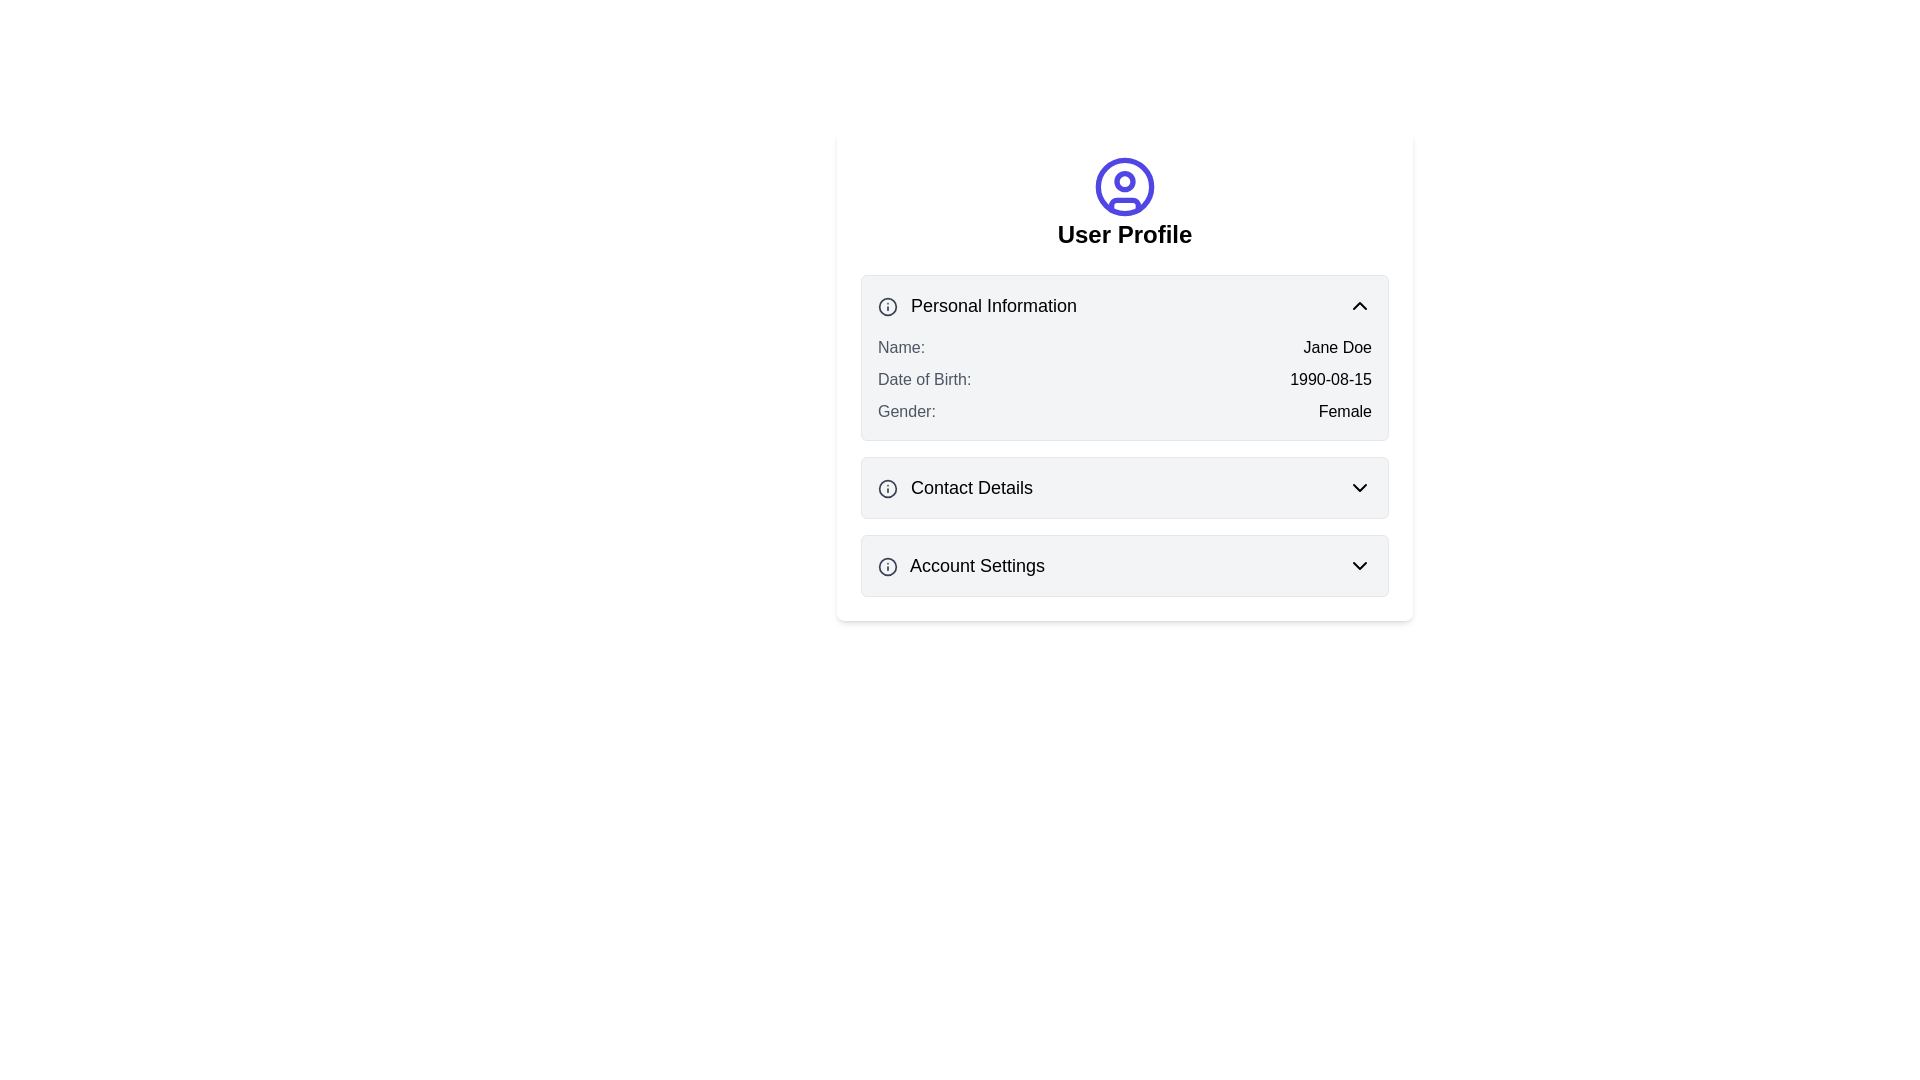 The height and width of the screenshot is (1080, 1920). What do you see at coordinates (905, 411) in the screenshot?
I see `the 'Gender:' text label in the 'Personal Information' section, which is a medium-sized gray label aligned to the left, located below the 'Date of Birth' label and to the left of the value 'Female'` at bounding box center [905, 411].